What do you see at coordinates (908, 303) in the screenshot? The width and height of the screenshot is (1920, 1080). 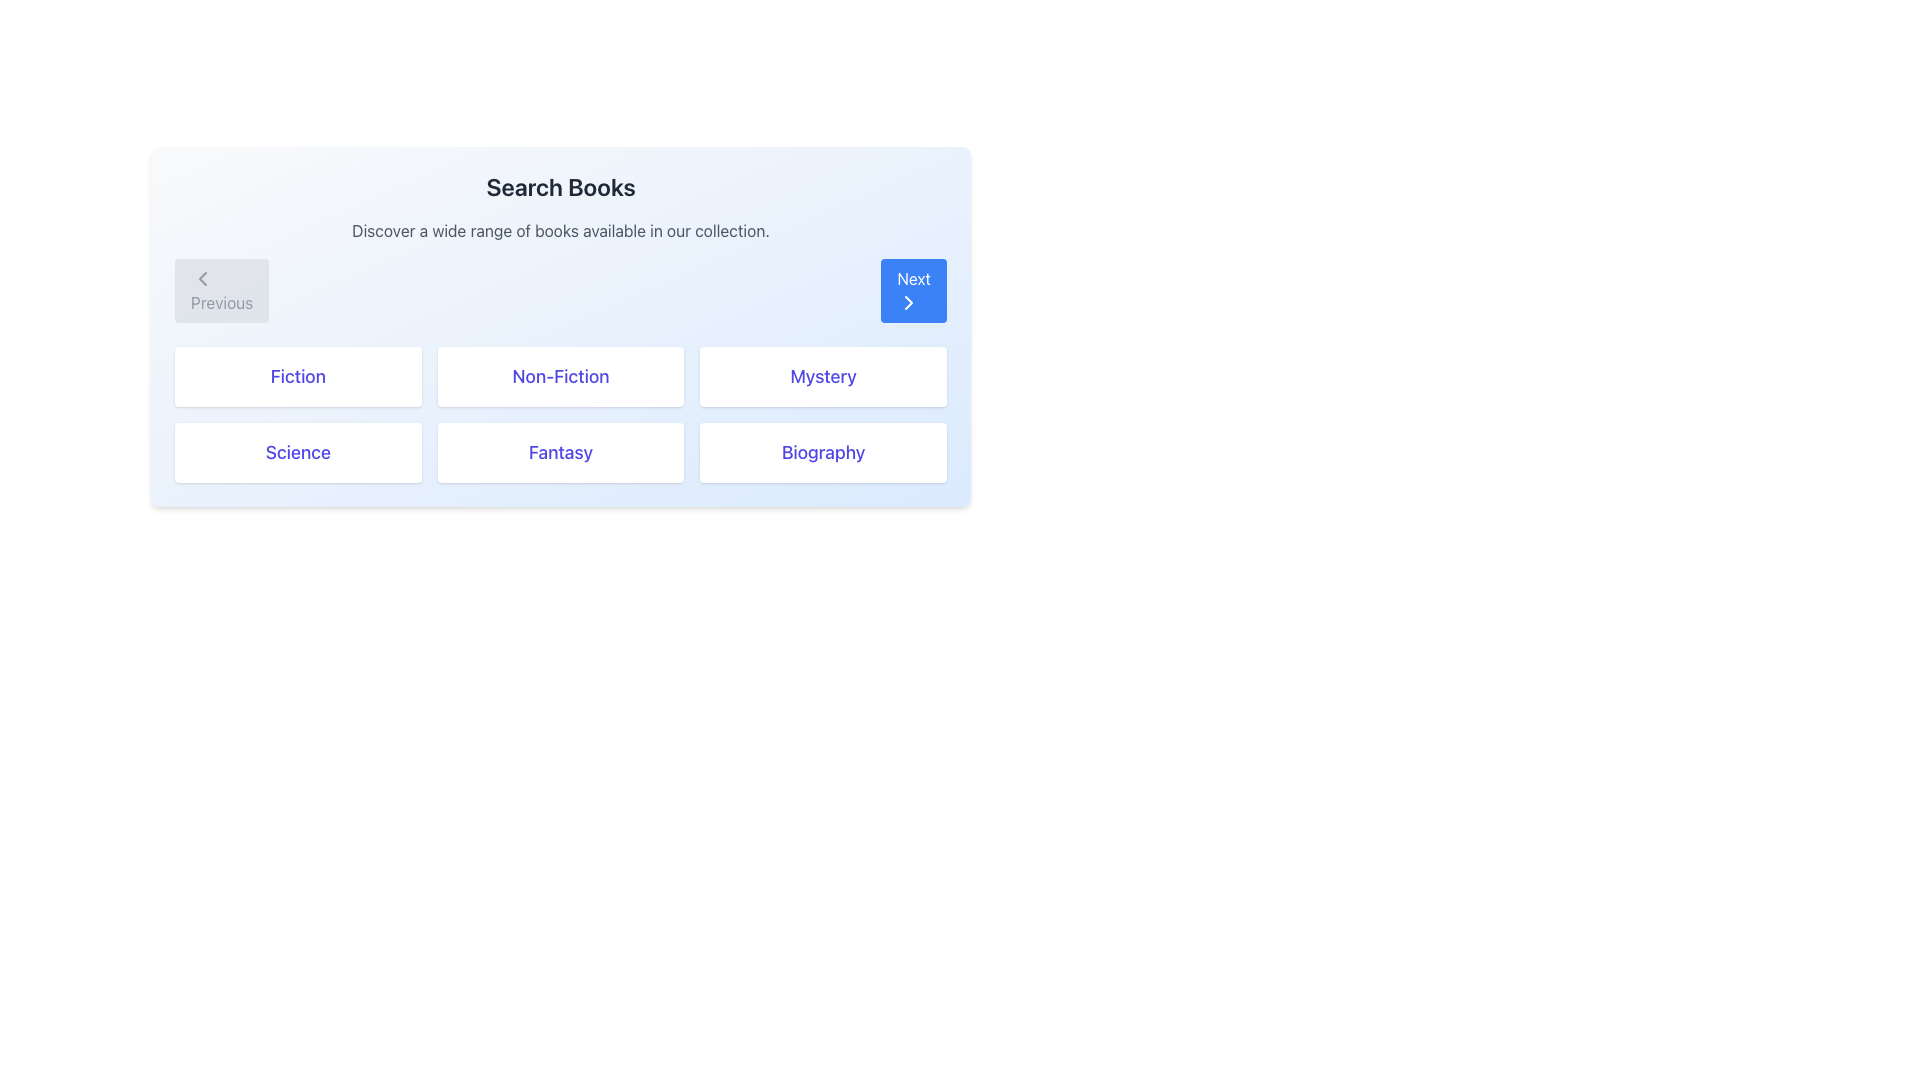 I see `the SVG chevron shape within the 'Next' button on the right side of the interface` at bounding box center [908, 303].